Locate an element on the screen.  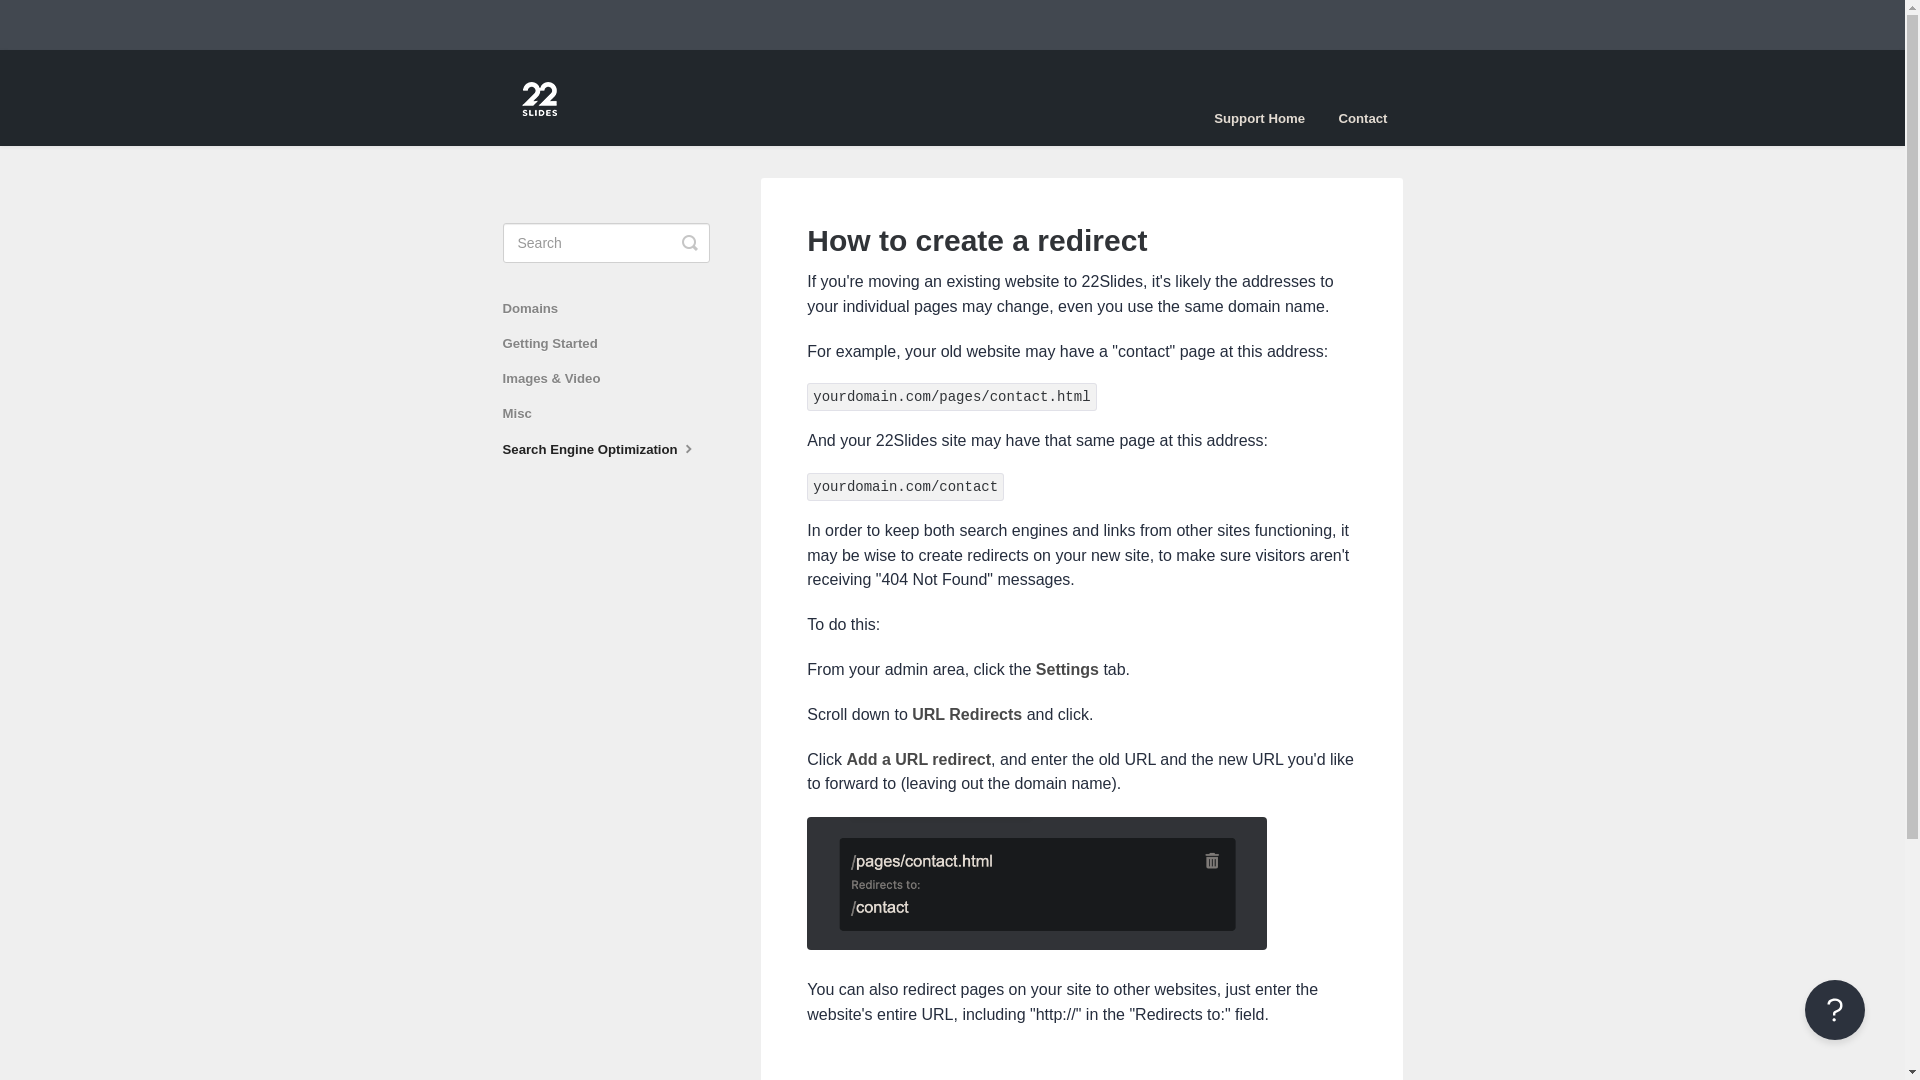
'search-query' is located at coordinates (604, 242).